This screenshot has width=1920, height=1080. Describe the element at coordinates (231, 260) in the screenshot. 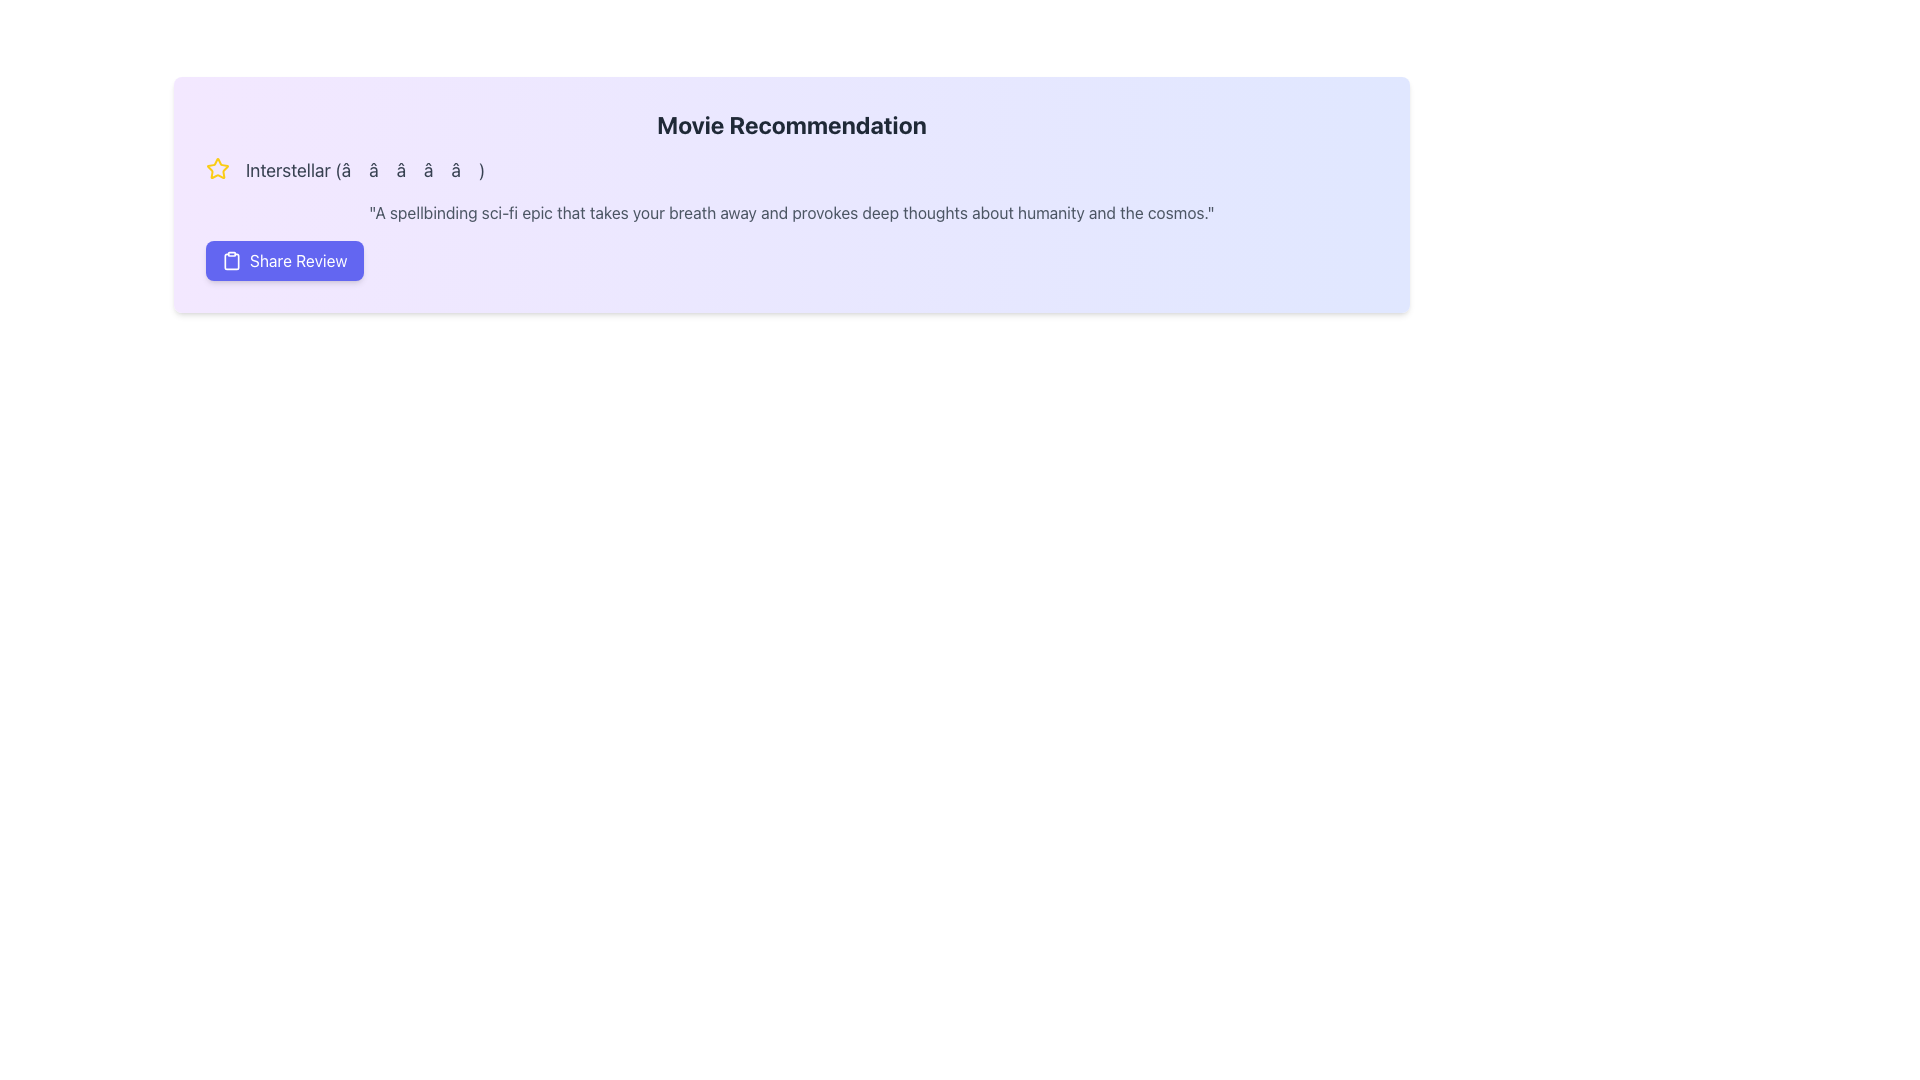

I see `the copy or clipboard icon located to the left of the 'Share Review' text on the blue button in the bottom left quadrant of the card` at that location.